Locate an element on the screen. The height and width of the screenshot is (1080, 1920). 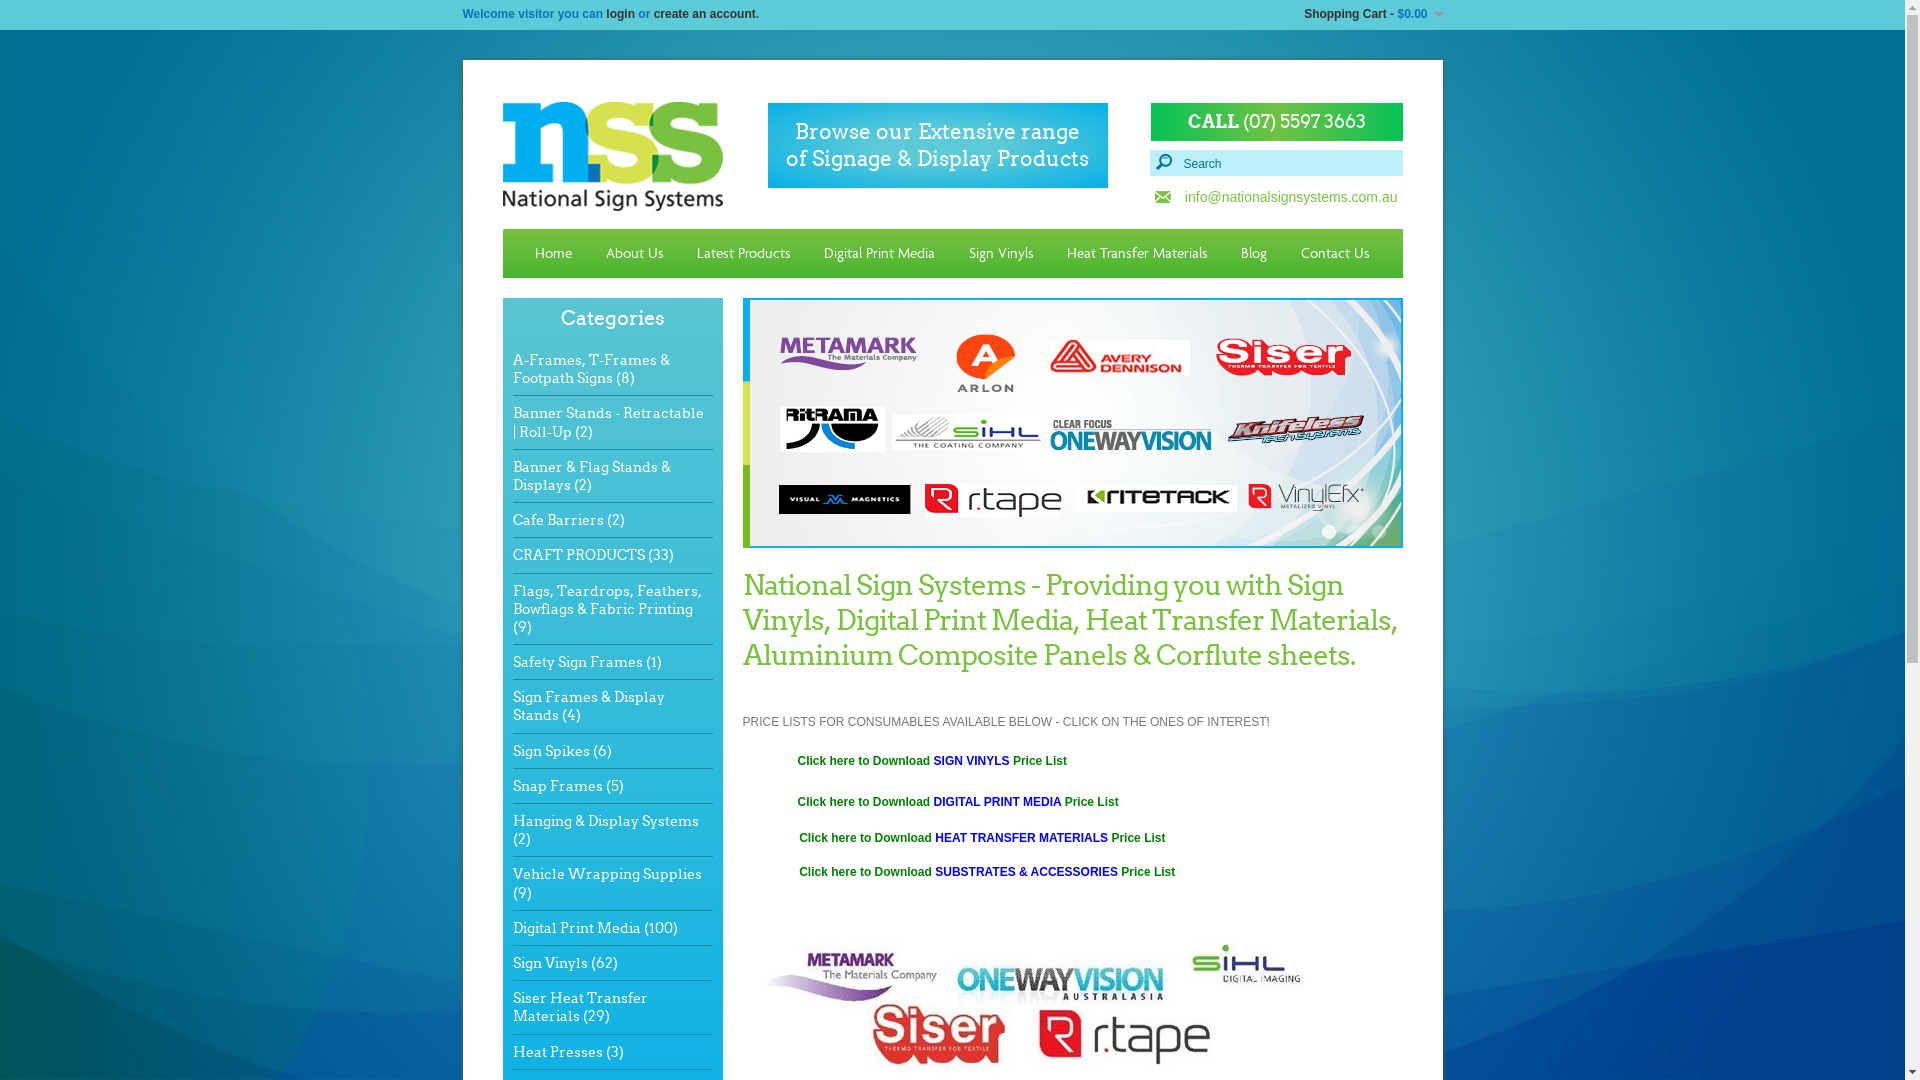
'Banner & Flag Stands & Displays (2)' is located at coordinates (589, 475).